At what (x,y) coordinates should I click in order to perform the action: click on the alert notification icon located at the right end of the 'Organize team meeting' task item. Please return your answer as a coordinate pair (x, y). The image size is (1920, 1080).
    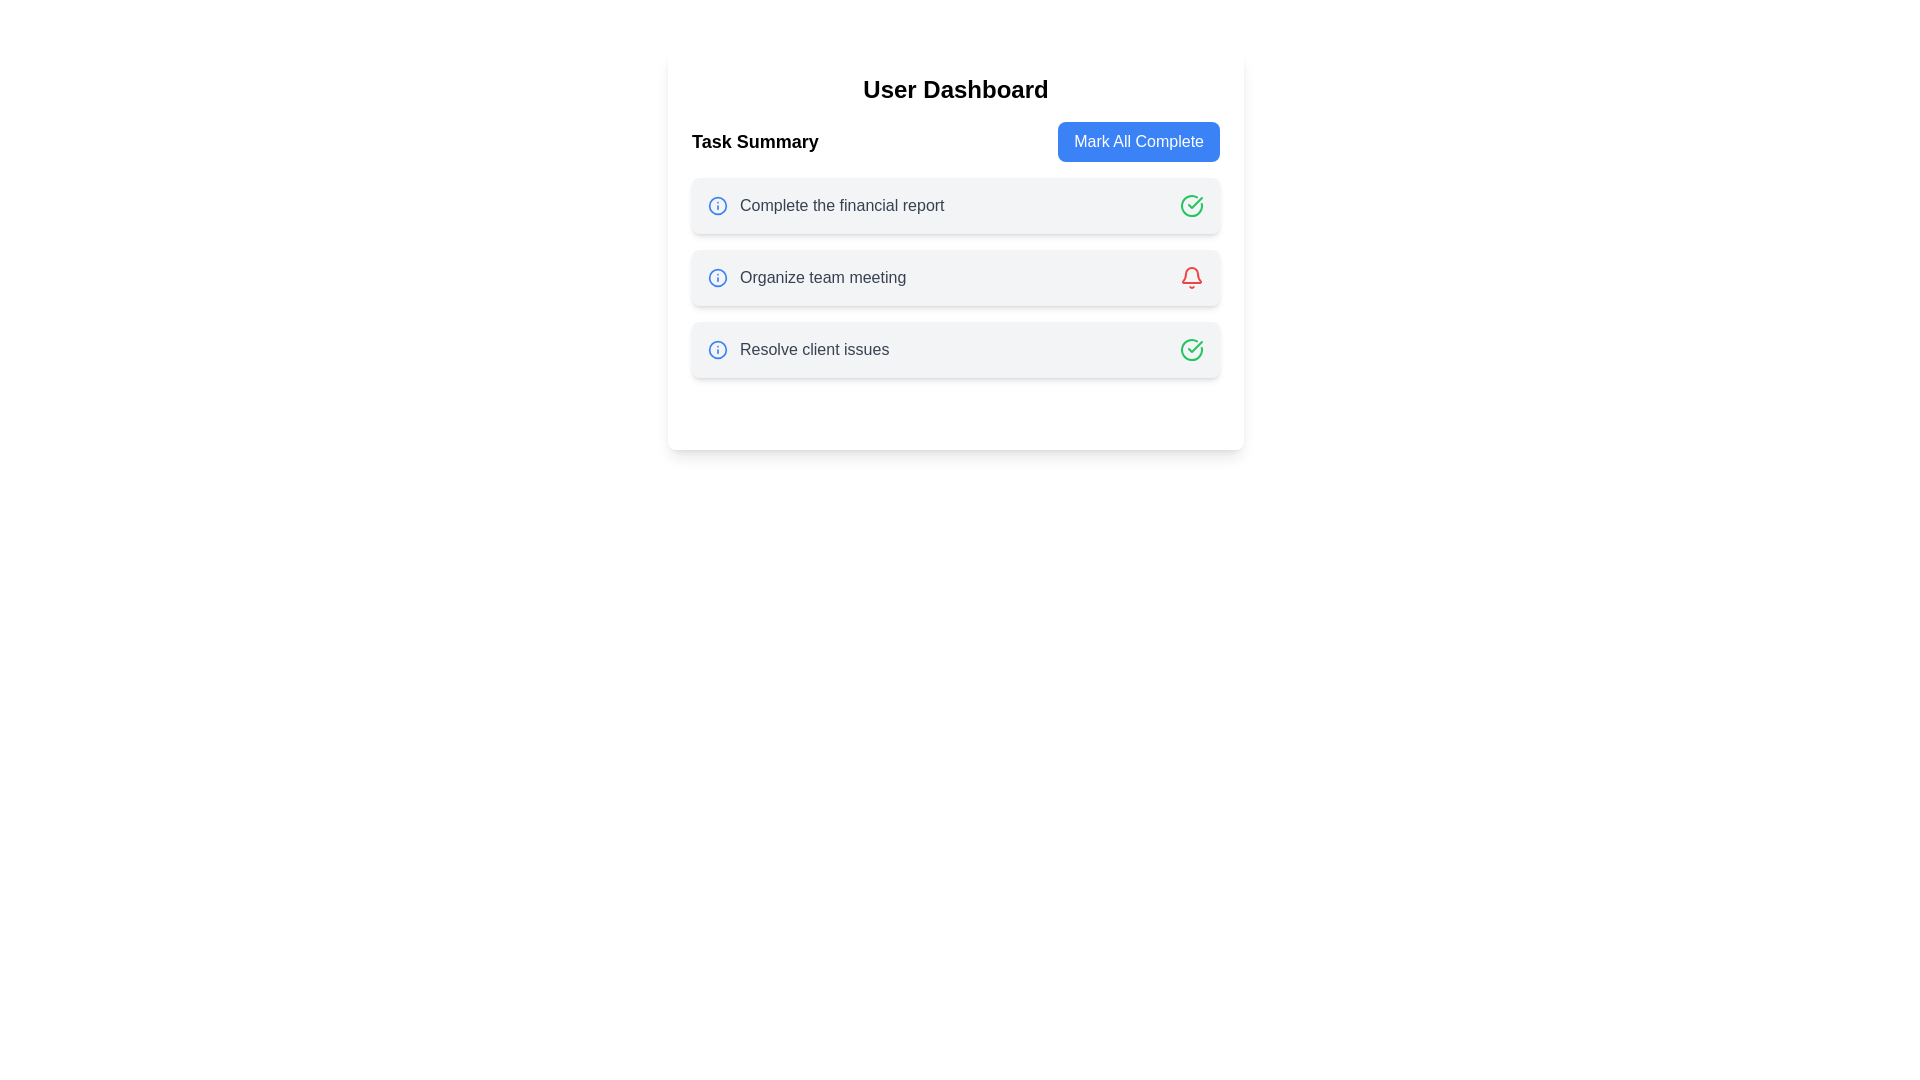
    Looking at the image, I should click on (1191, 275).